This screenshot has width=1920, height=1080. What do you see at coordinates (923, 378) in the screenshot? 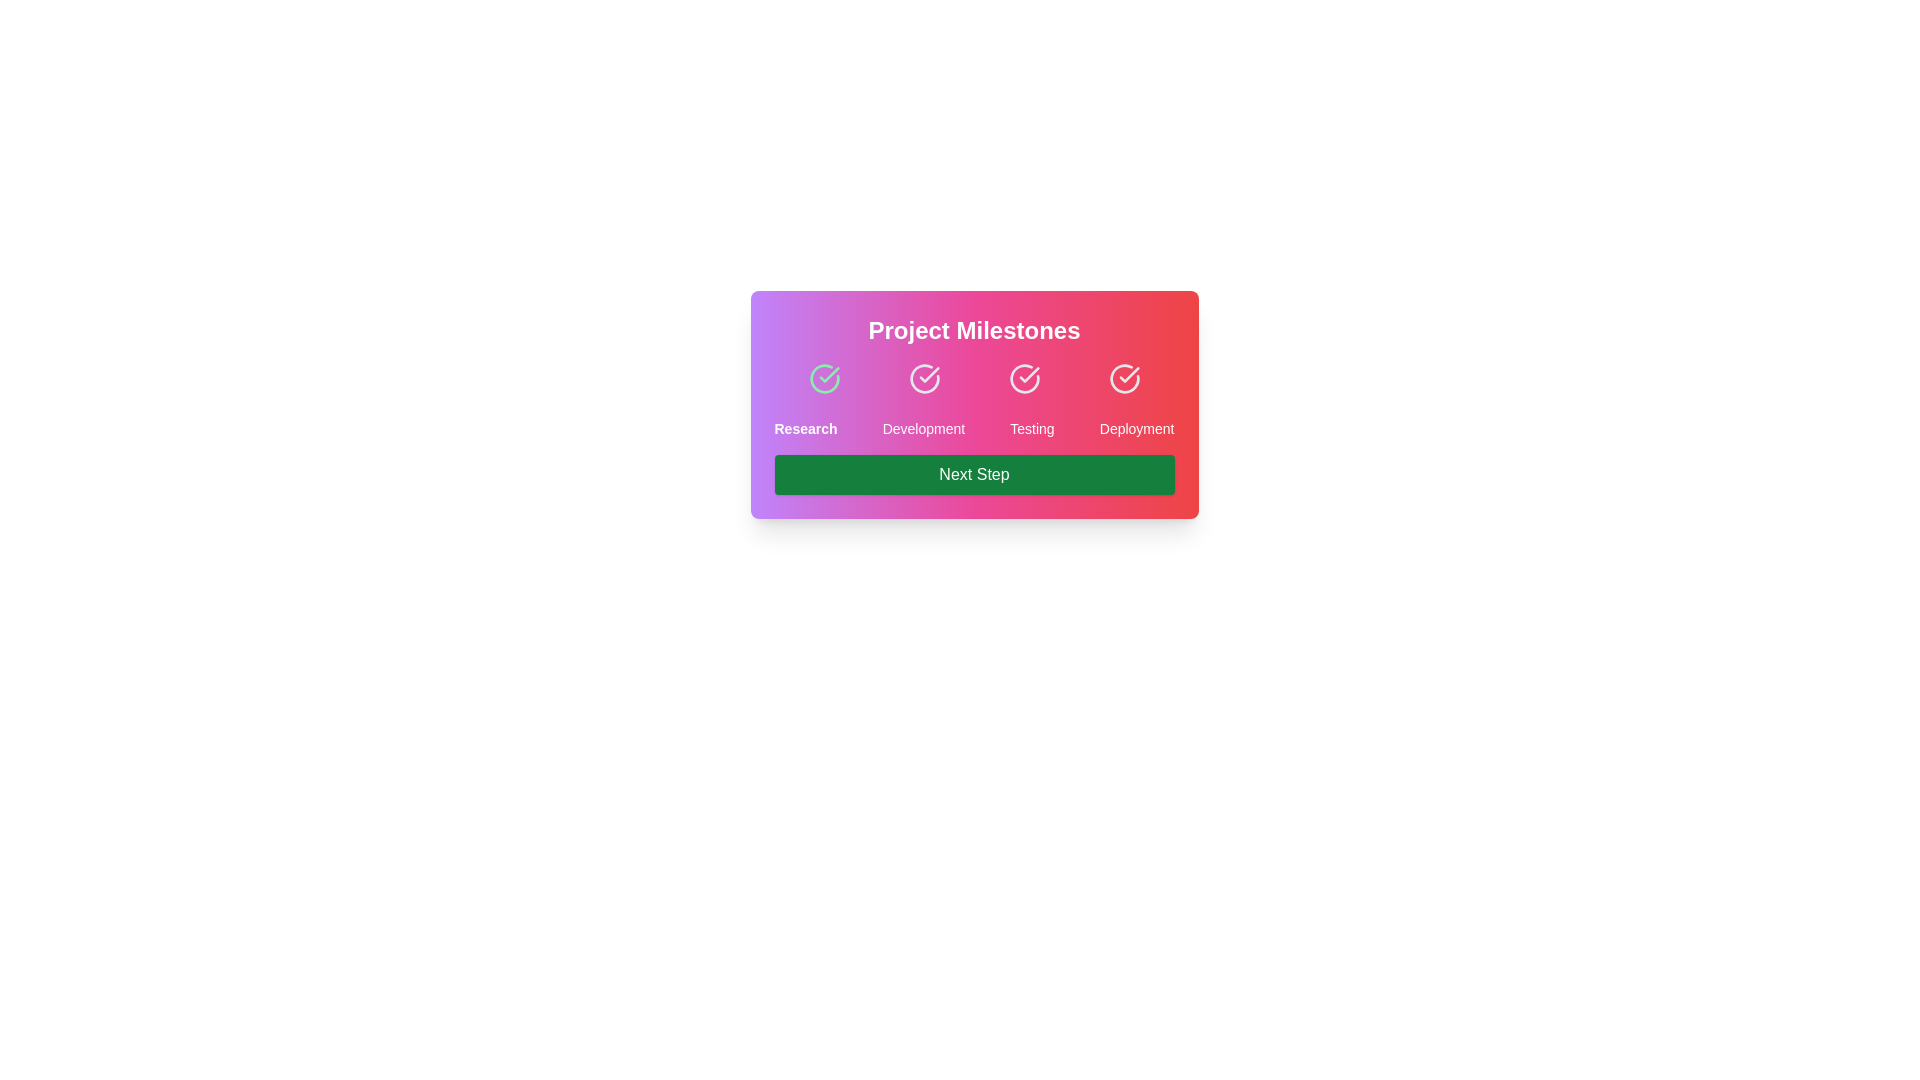
I see `the 'Development' phase icon in the project milestone tracker, which is the second icon in a row of four similar icons` at bounding box center [923, 378].